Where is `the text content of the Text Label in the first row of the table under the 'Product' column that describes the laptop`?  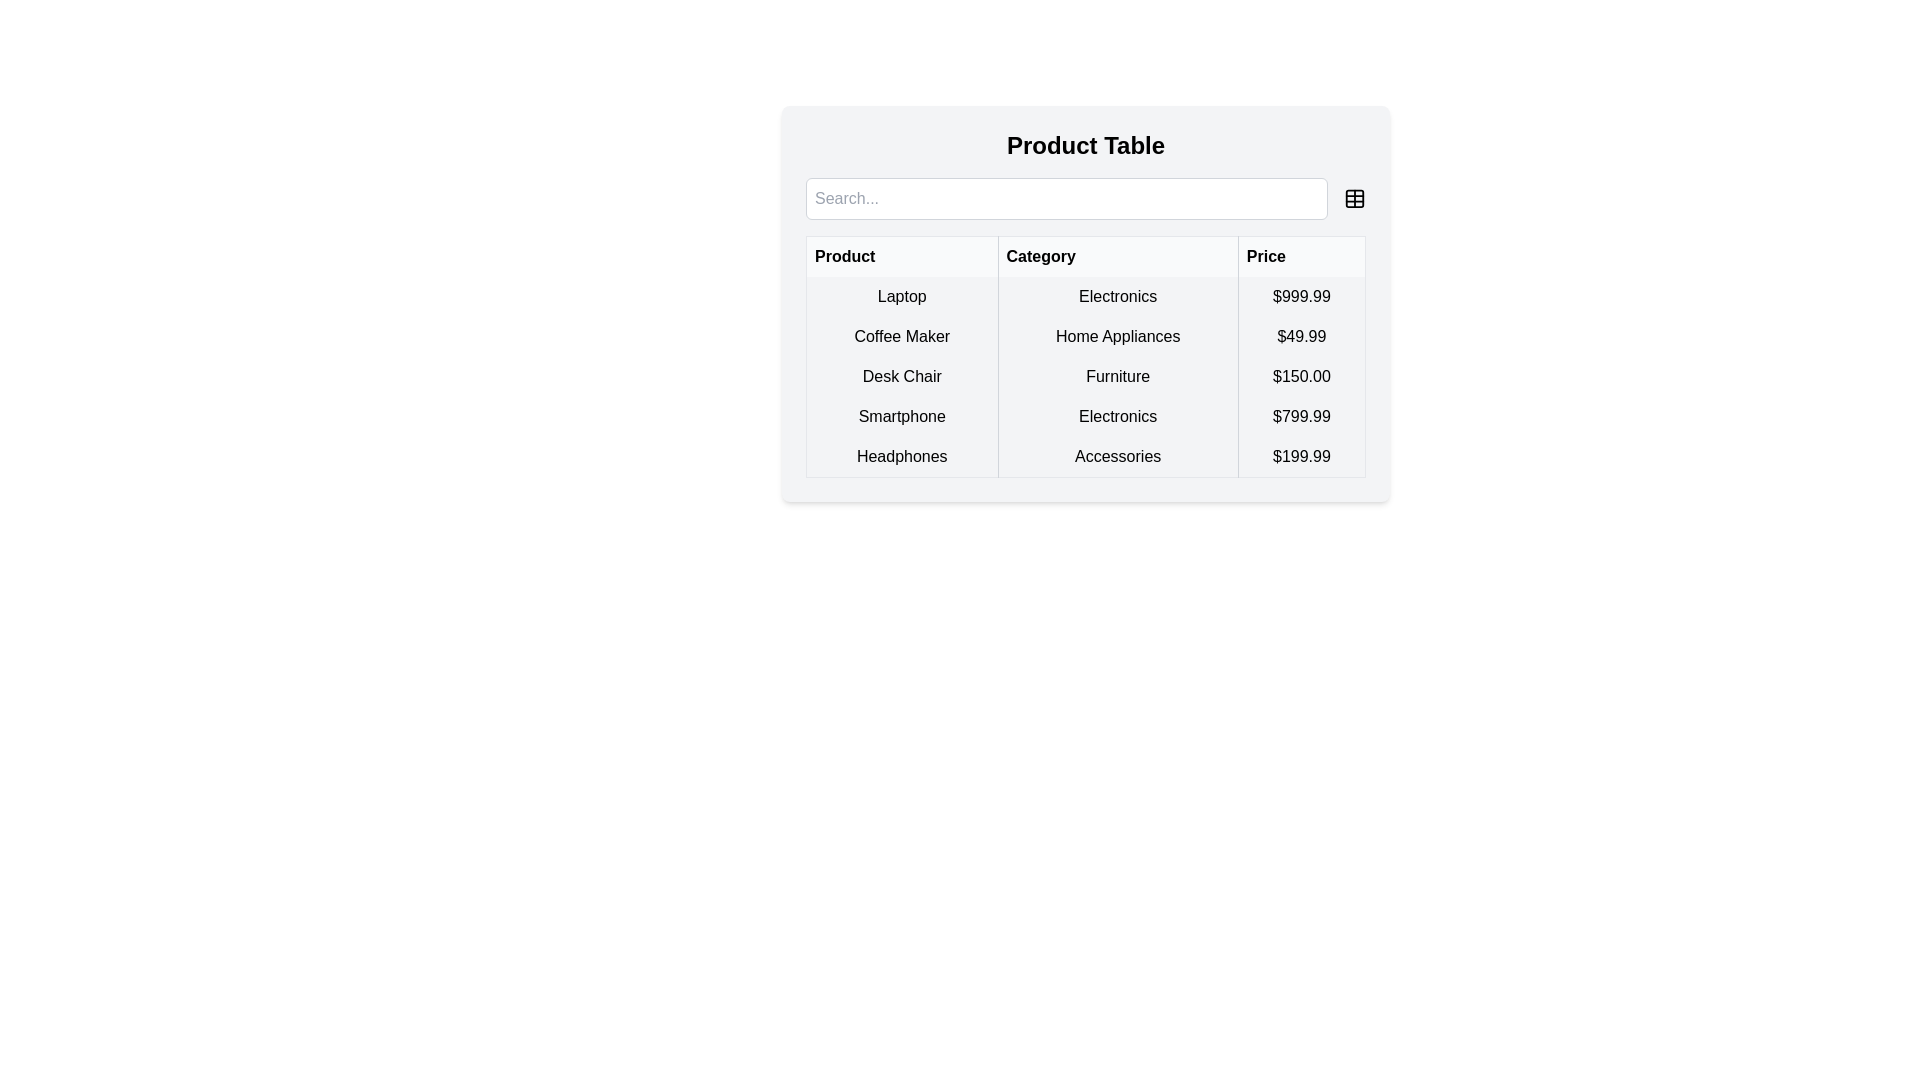 the text content of the Text Label in the first row of the table under the 'Product' column that describes the laptop is located at coordinates (901, 297).